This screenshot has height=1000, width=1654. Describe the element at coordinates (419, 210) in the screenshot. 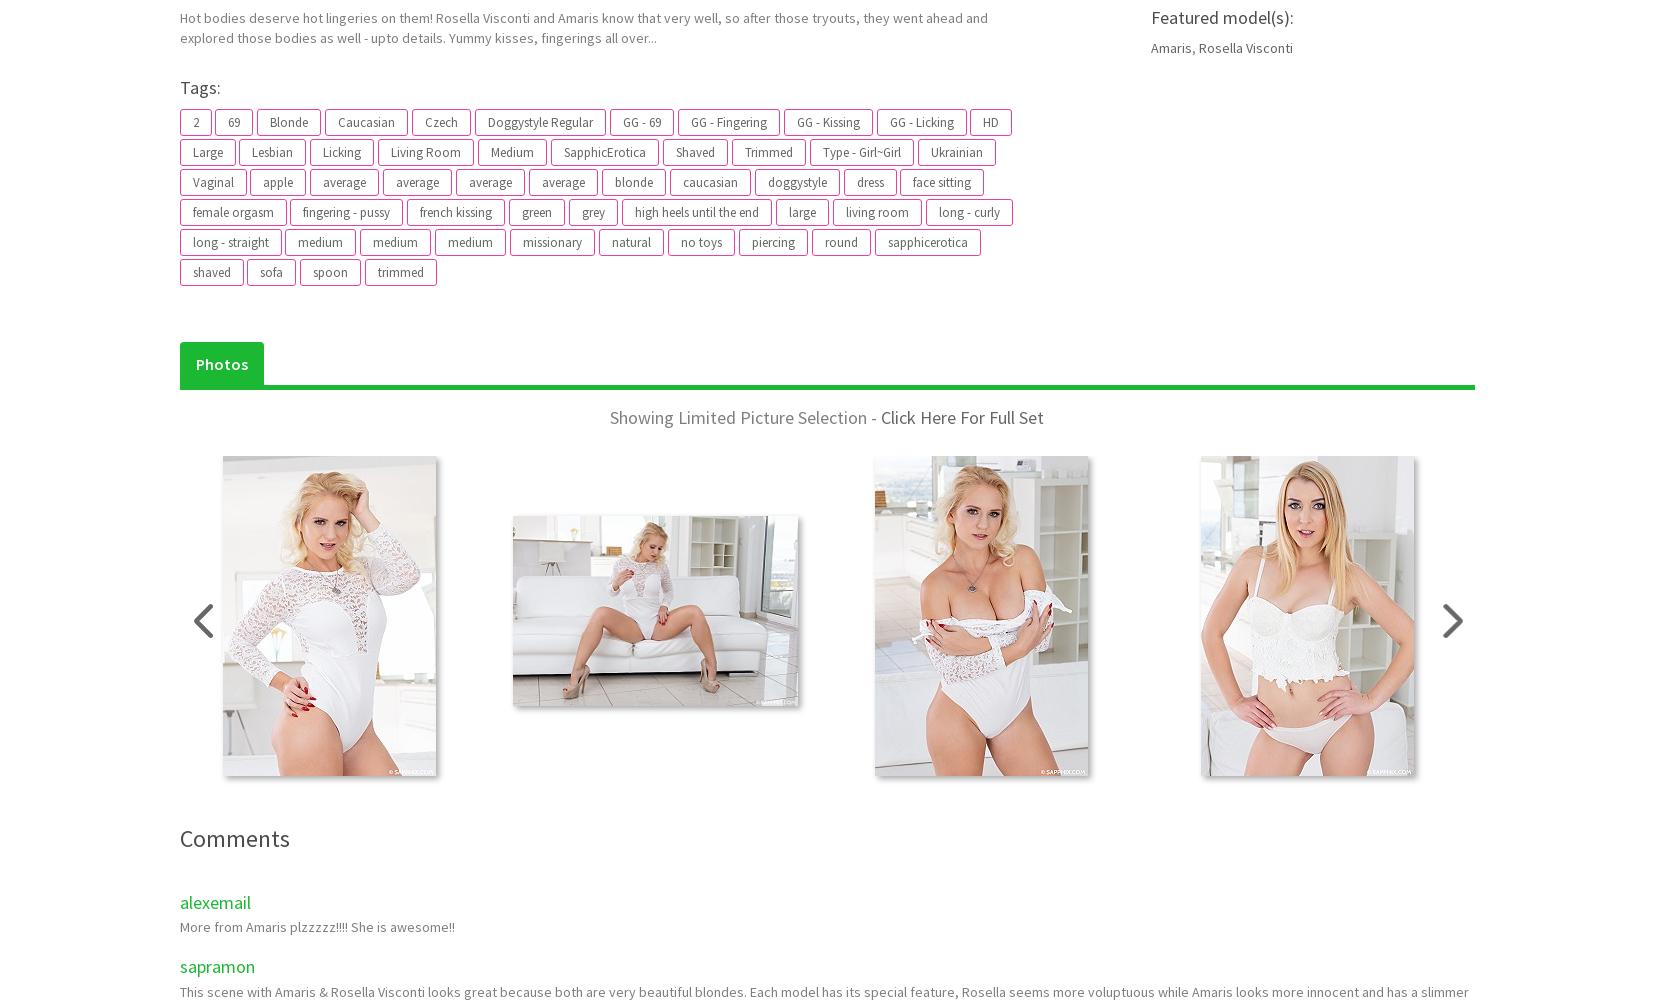

I see `'french kissing'` at that location.